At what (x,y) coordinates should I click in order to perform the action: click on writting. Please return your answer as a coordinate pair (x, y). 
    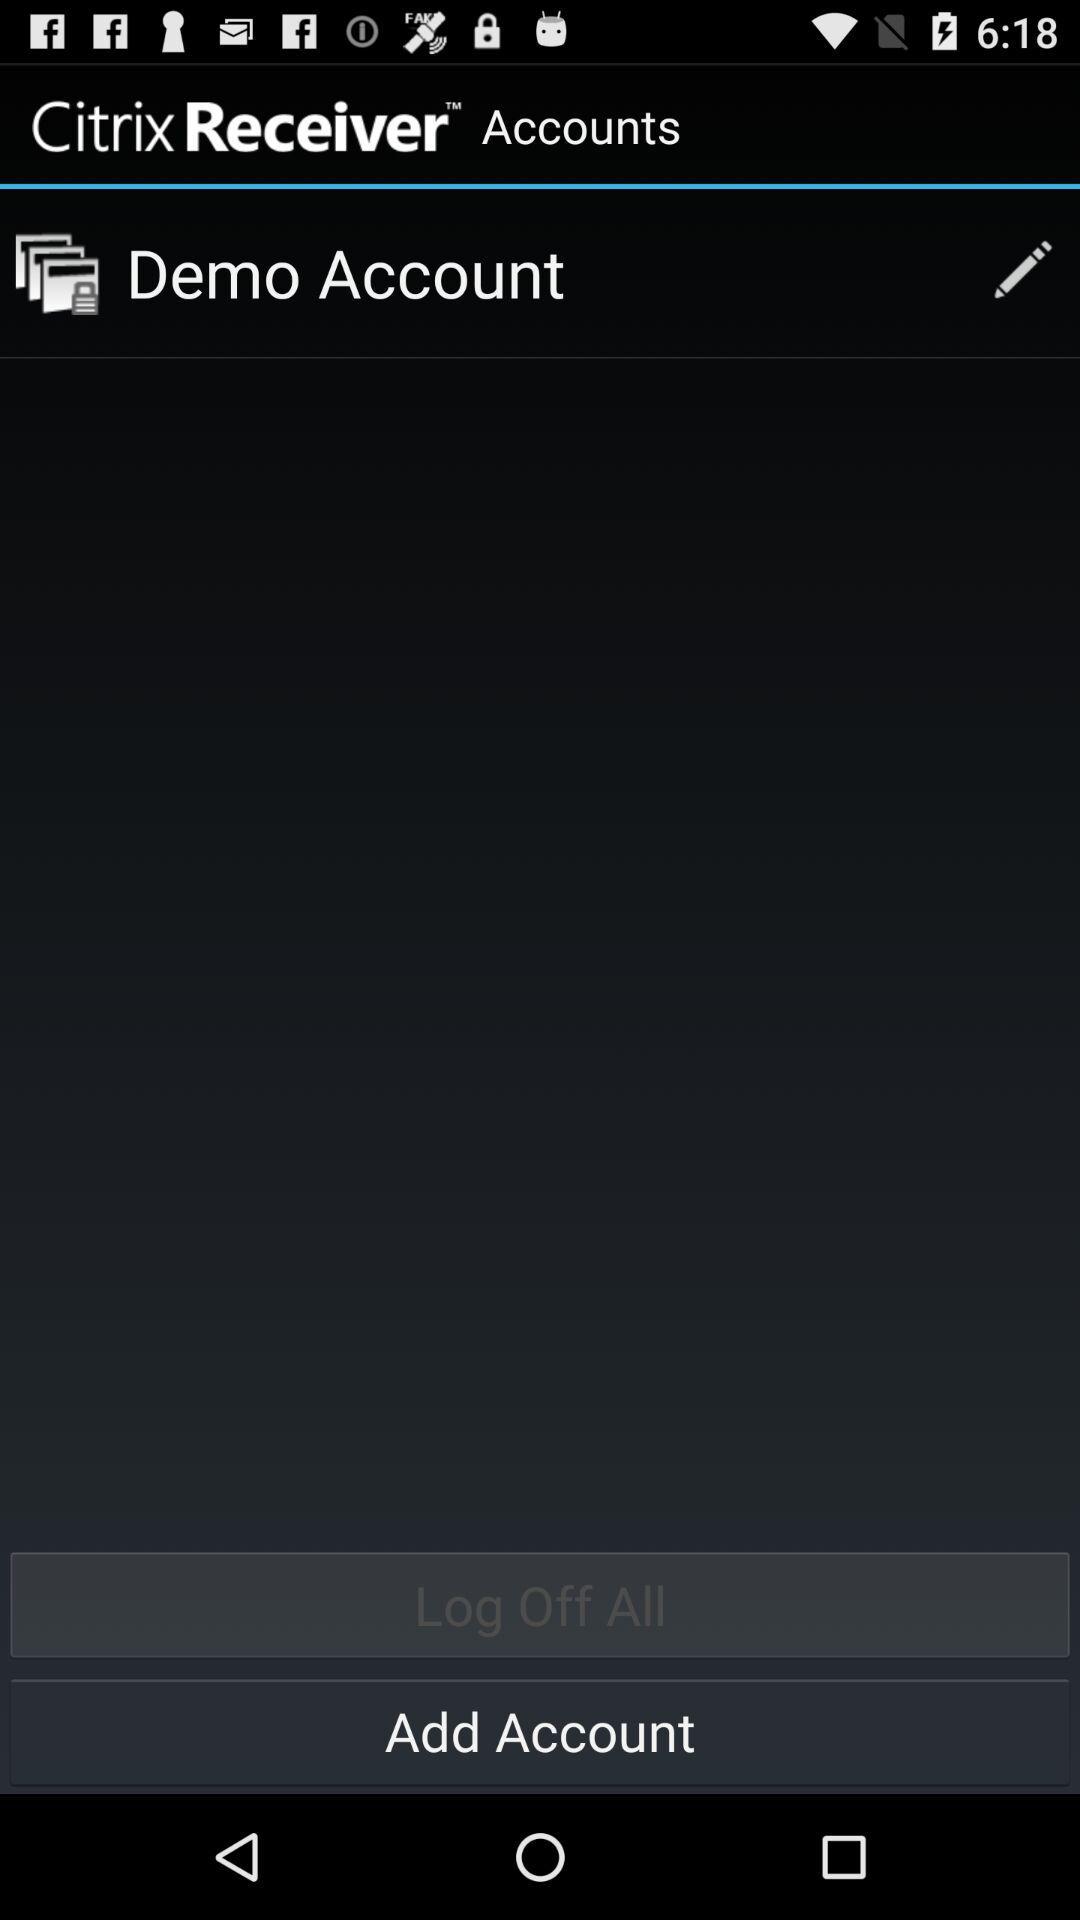
    Looking at the image, I should click on (1012, 272).